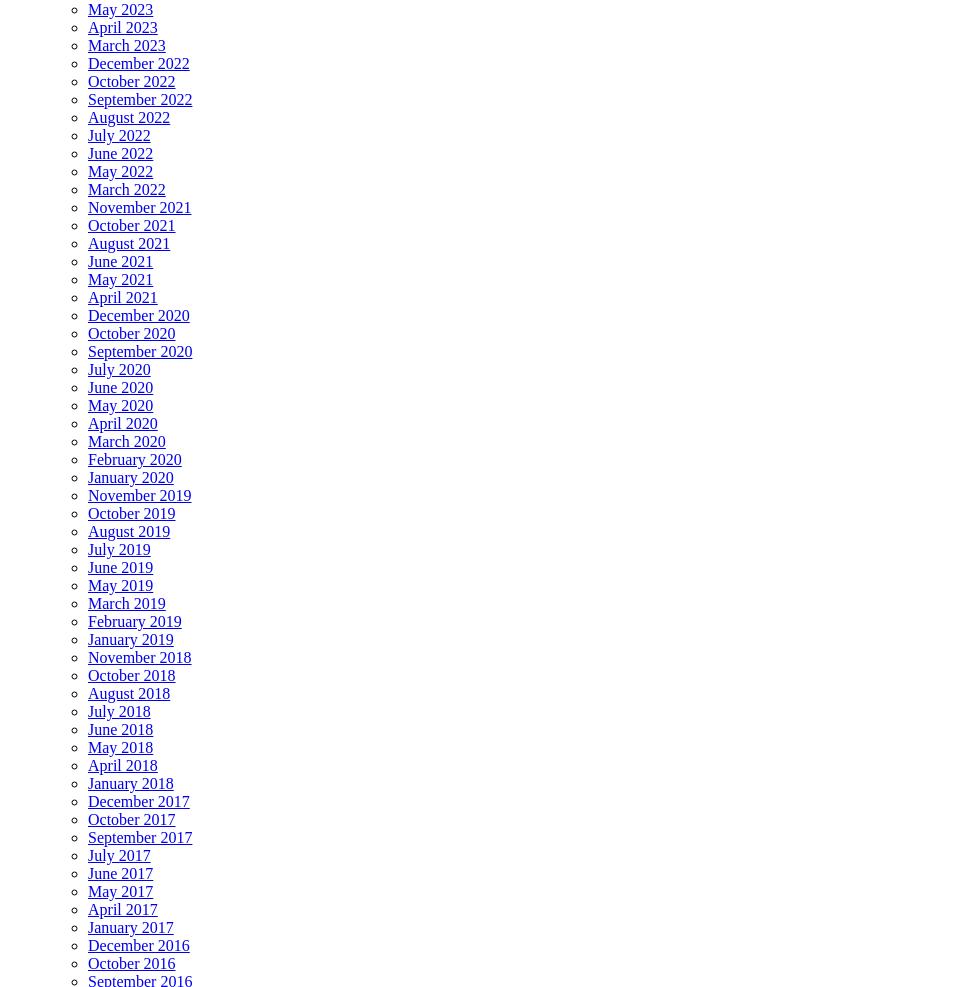 Image resolution: width=958 pixels, height=987 pixels. Describe the element at coordinates (129, 693) in the screenshot. I see `'August 2018'` at that location.